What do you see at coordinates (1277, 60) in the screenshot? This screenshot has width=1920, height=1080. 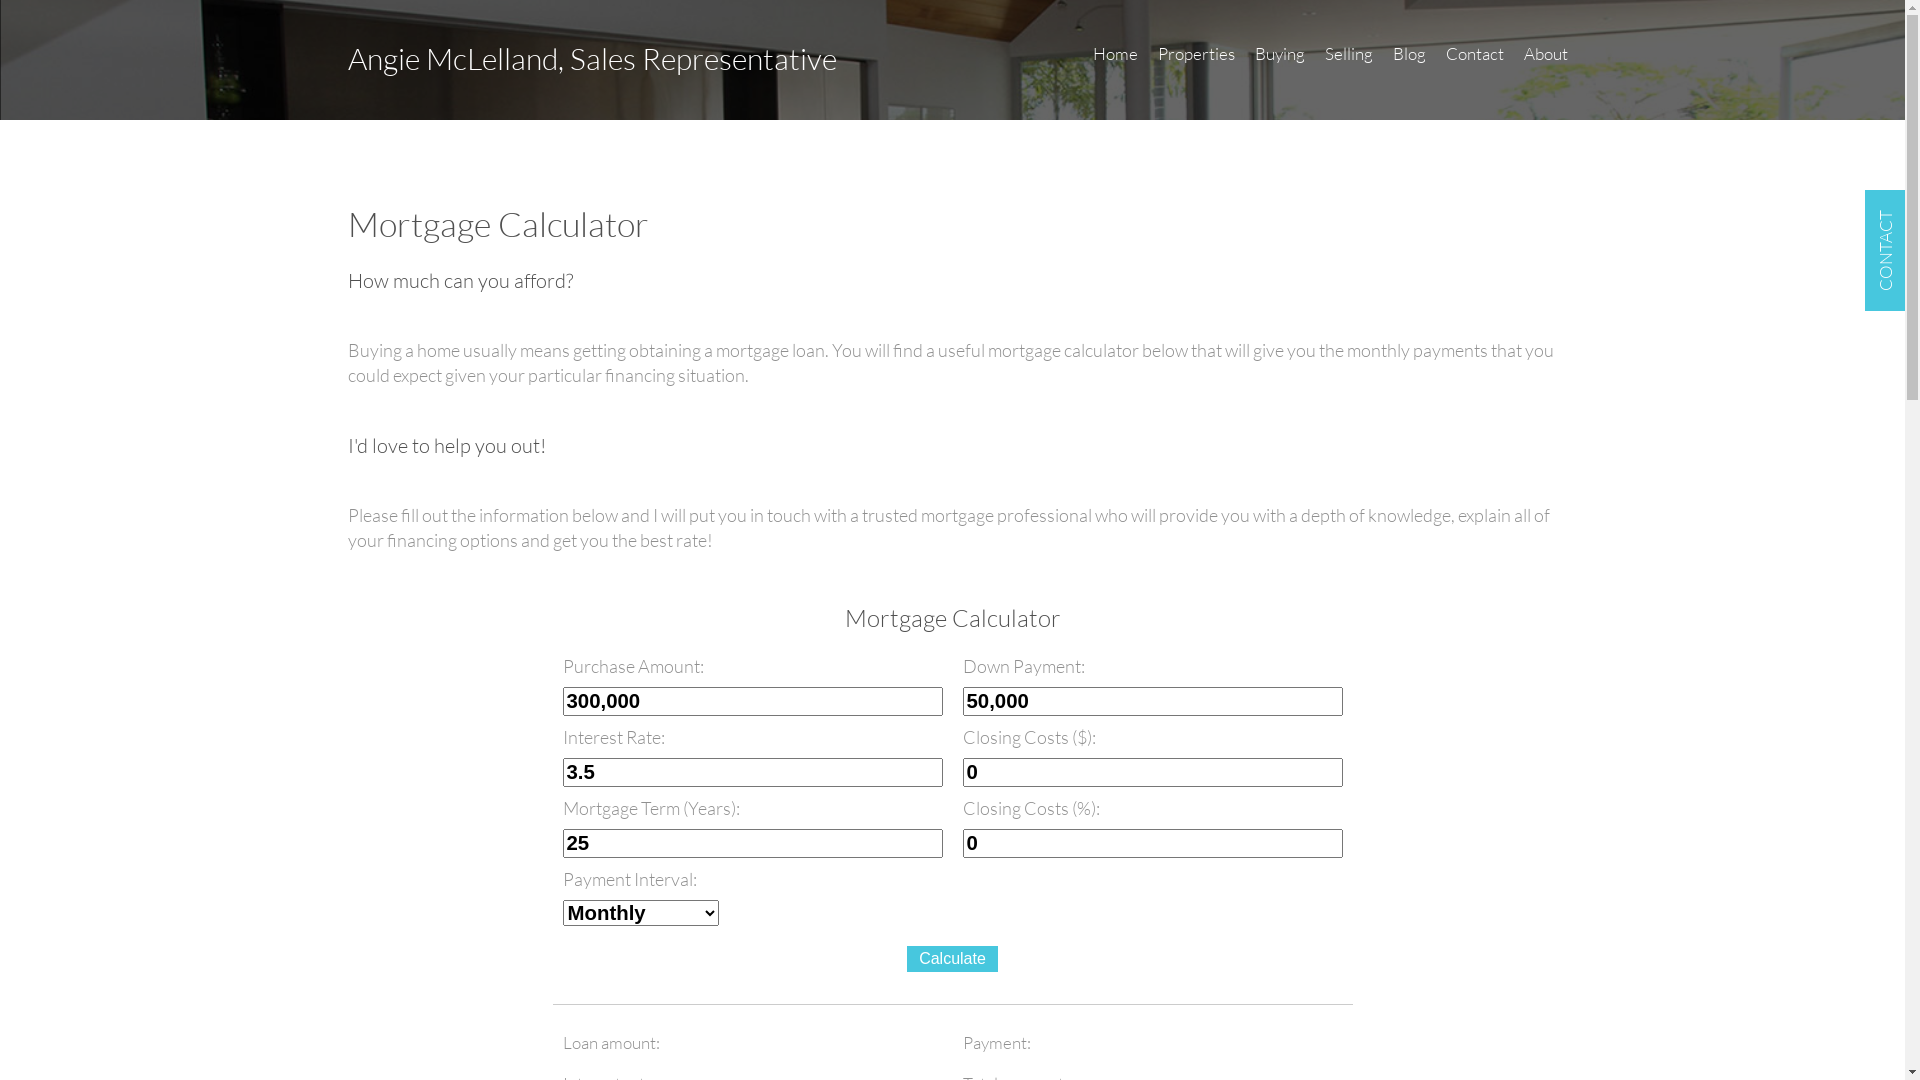 I see `'Buying'` at bounding box center [1277, 60].